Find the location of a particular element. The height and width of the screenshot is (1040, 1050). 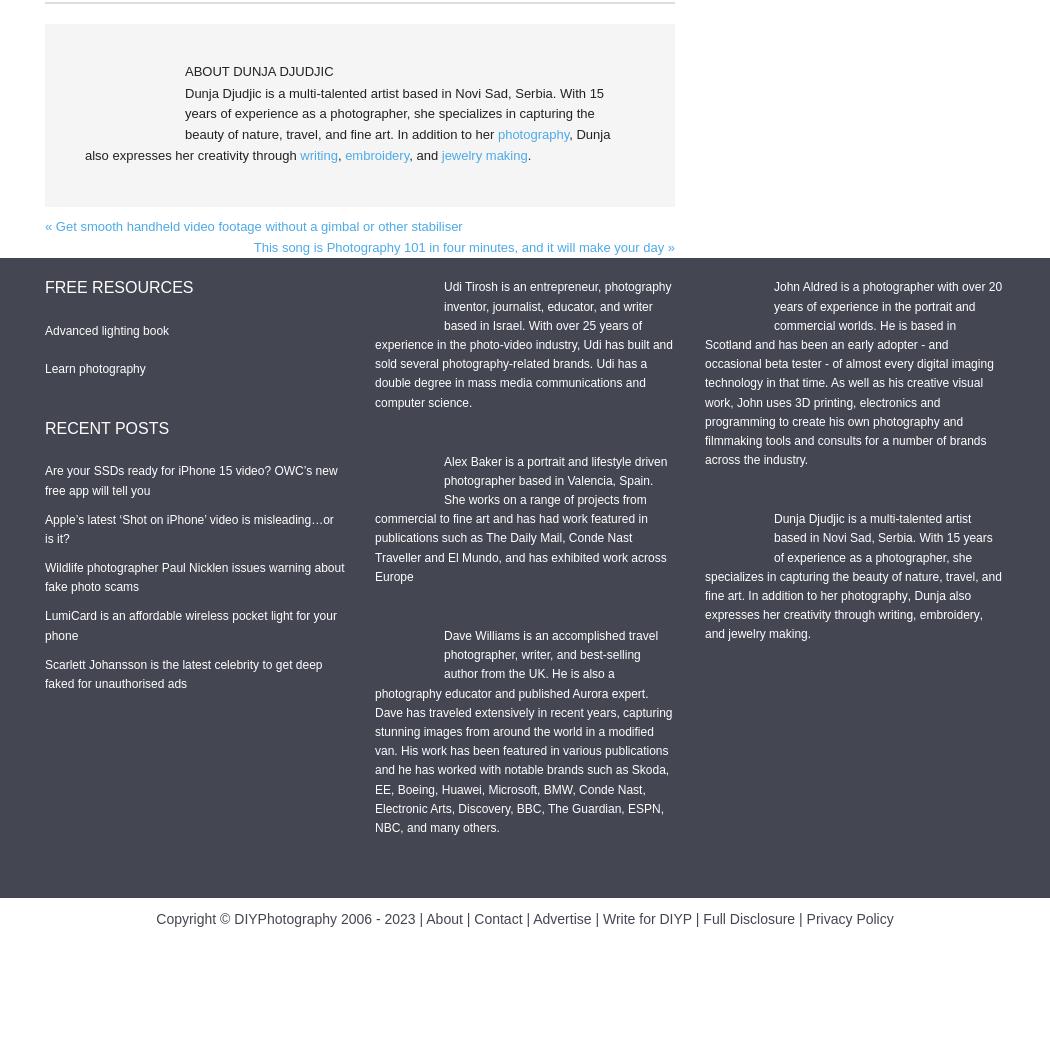

'.' is located at coordinates (808, 632).